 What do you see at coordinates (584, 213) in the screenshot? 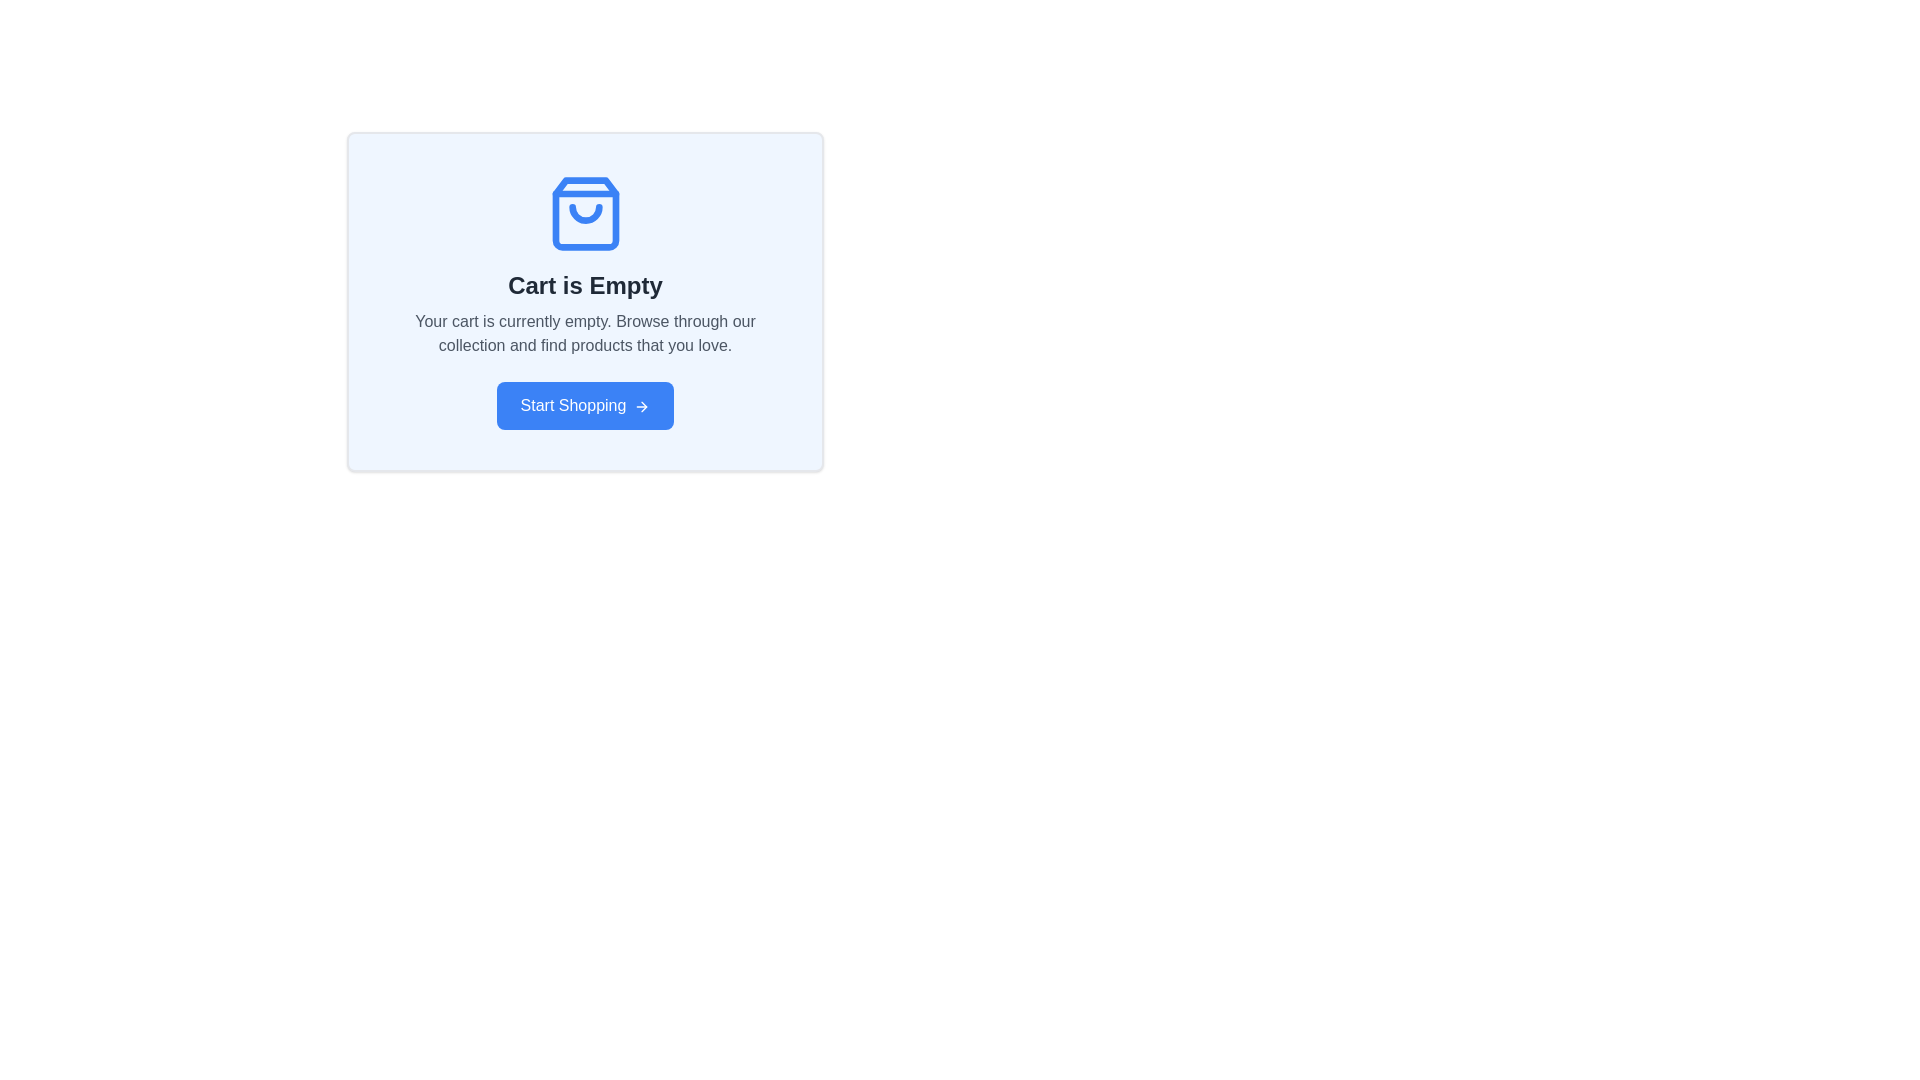
I see `the blue curved visual feature forming part of the shopping bag icon, located within the 'Cart is Empty' informational card` at bounding box center [584, 213].